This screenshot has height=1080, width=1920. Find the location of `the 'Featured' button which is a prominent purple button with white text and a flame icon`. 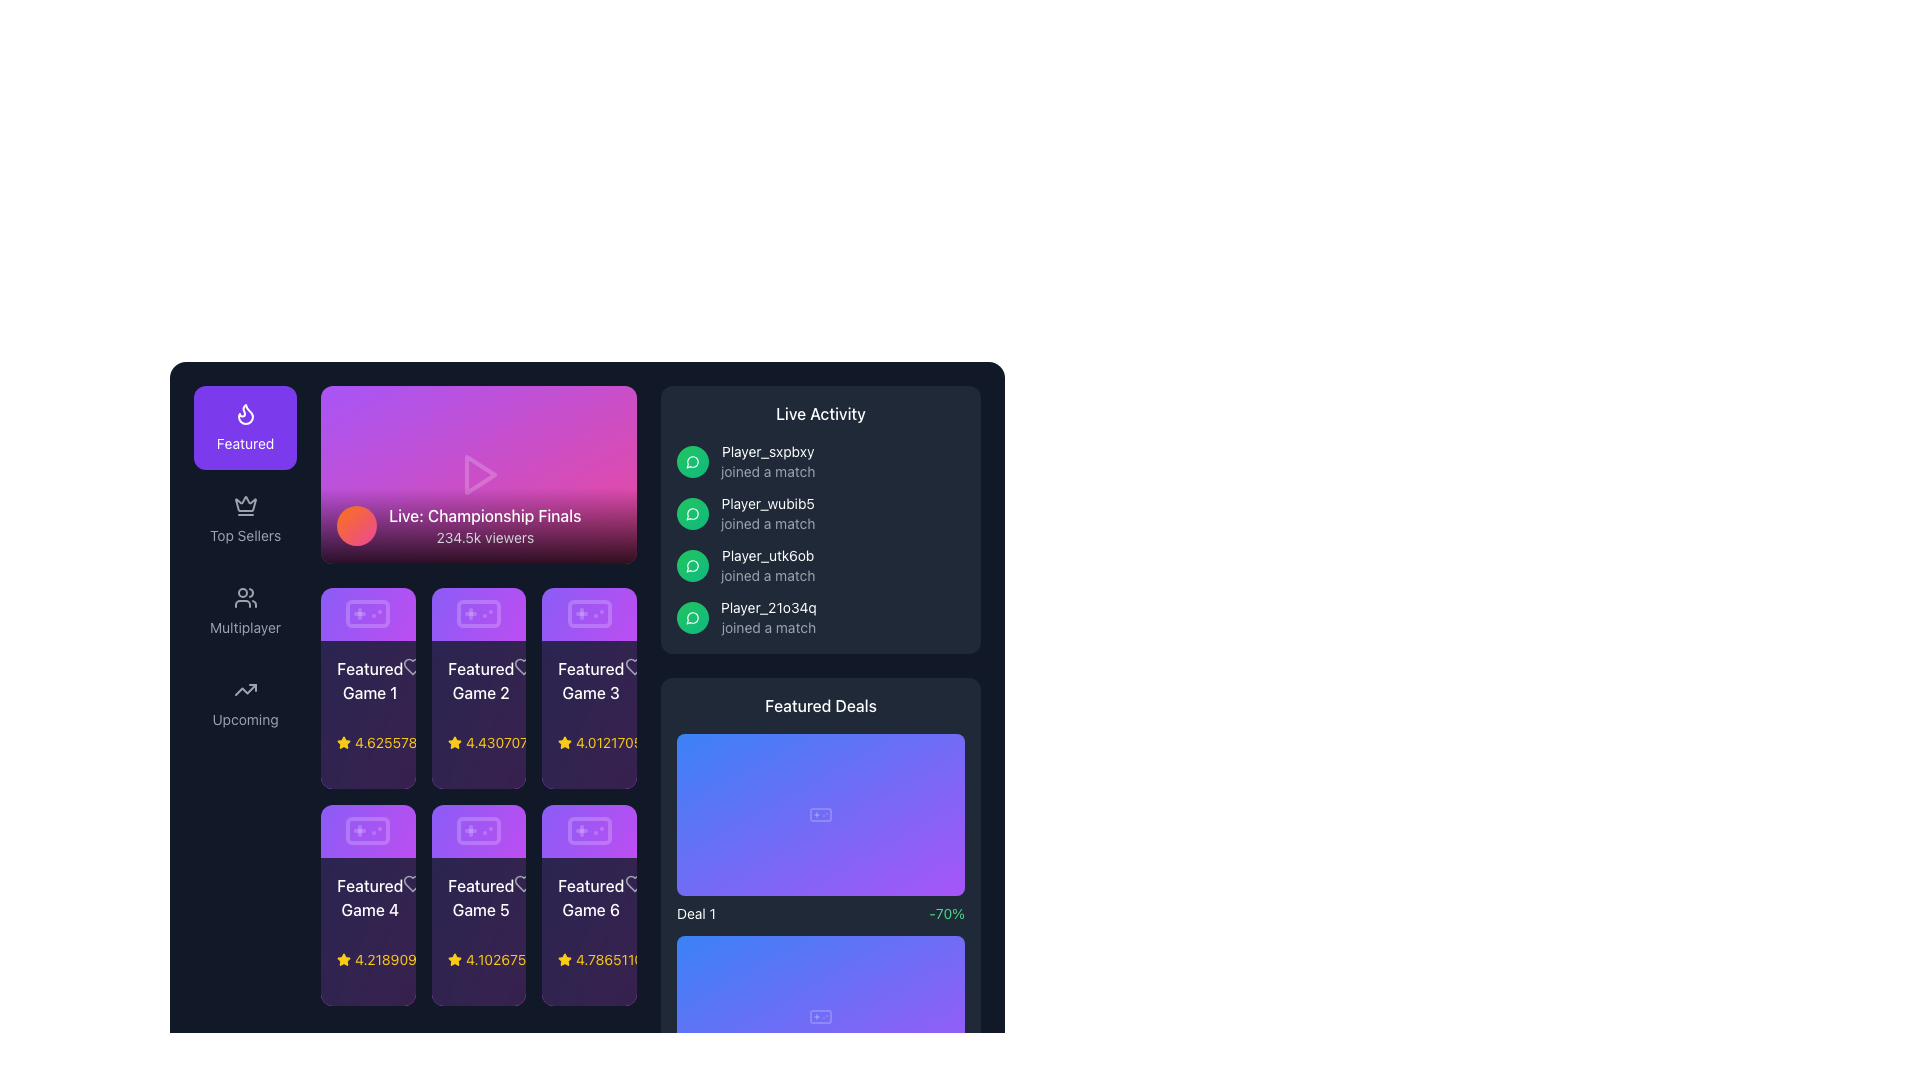

the 'Featured' button which is a prominent purple button with white text and a flame icon is located at coordinates (244, 427).